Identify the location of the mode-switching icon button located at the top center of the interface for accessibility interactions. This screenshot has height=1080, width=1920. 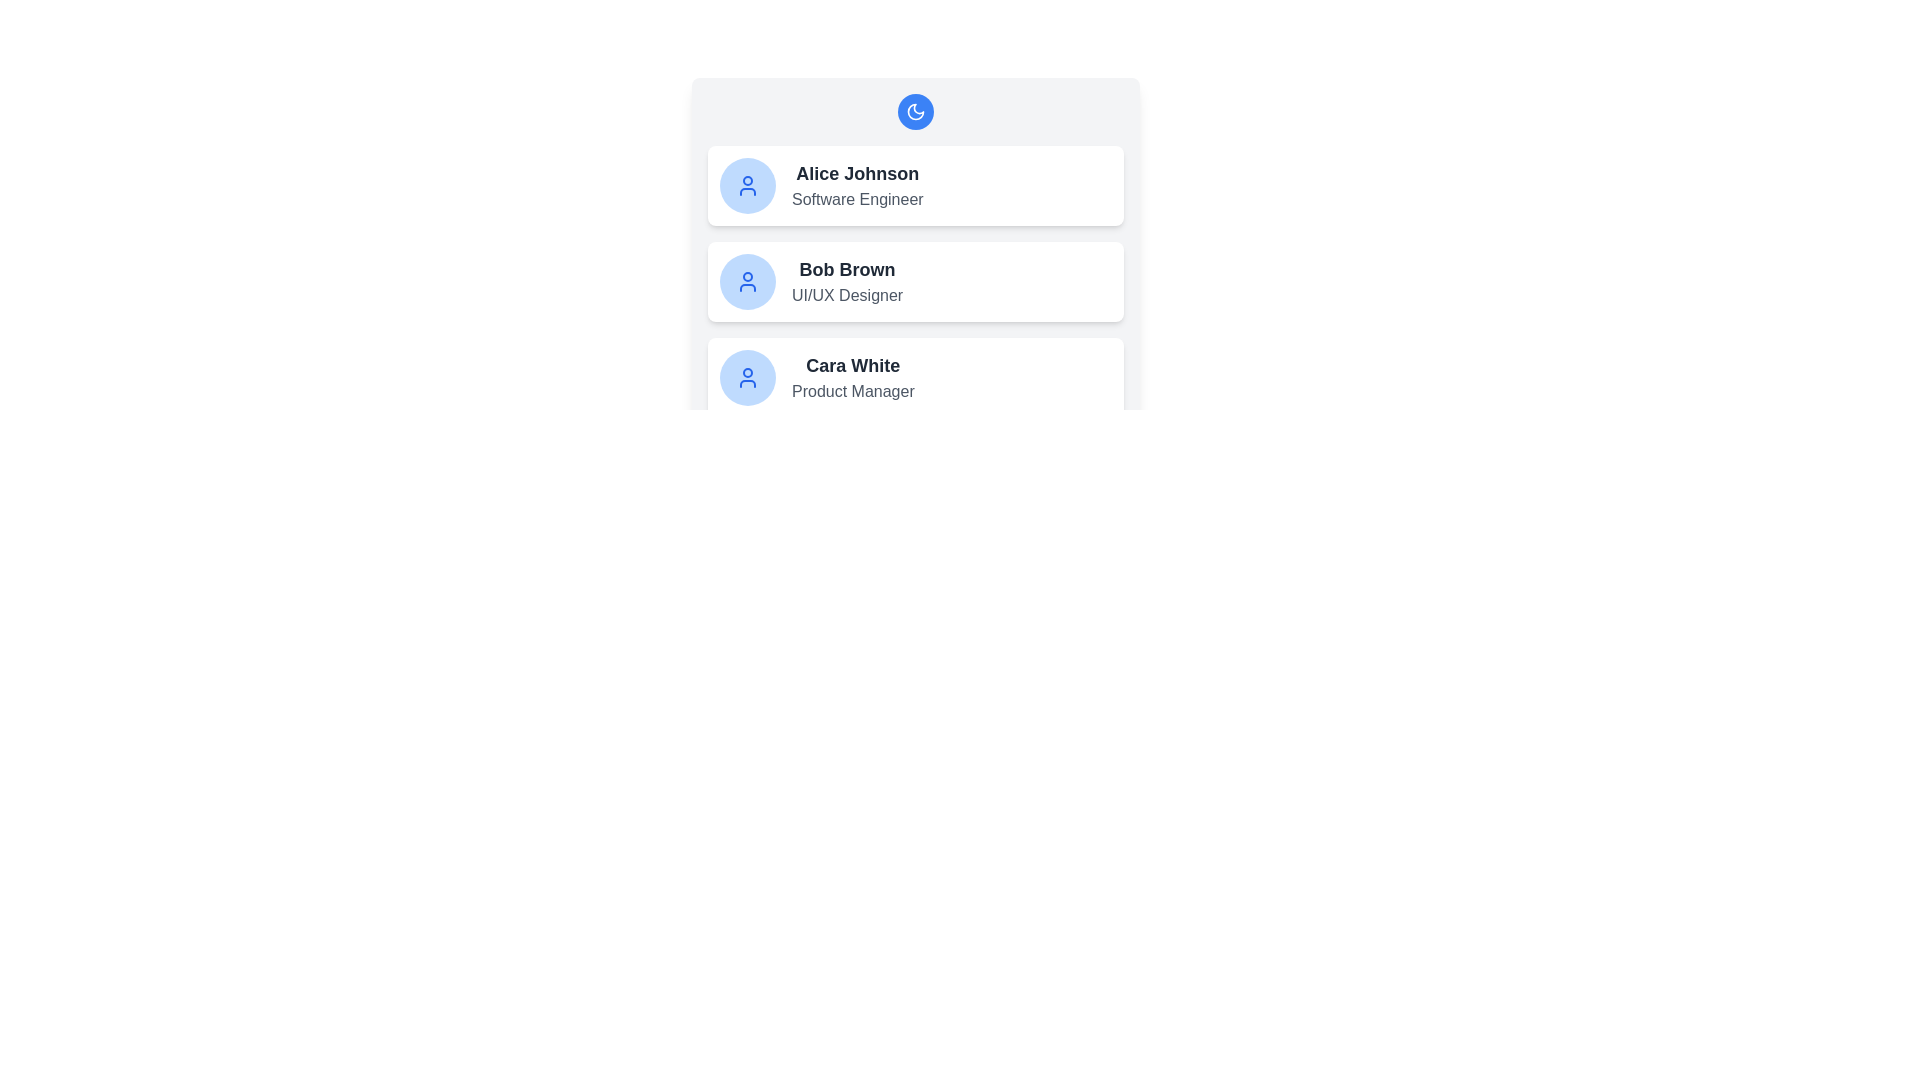
(915, 111).